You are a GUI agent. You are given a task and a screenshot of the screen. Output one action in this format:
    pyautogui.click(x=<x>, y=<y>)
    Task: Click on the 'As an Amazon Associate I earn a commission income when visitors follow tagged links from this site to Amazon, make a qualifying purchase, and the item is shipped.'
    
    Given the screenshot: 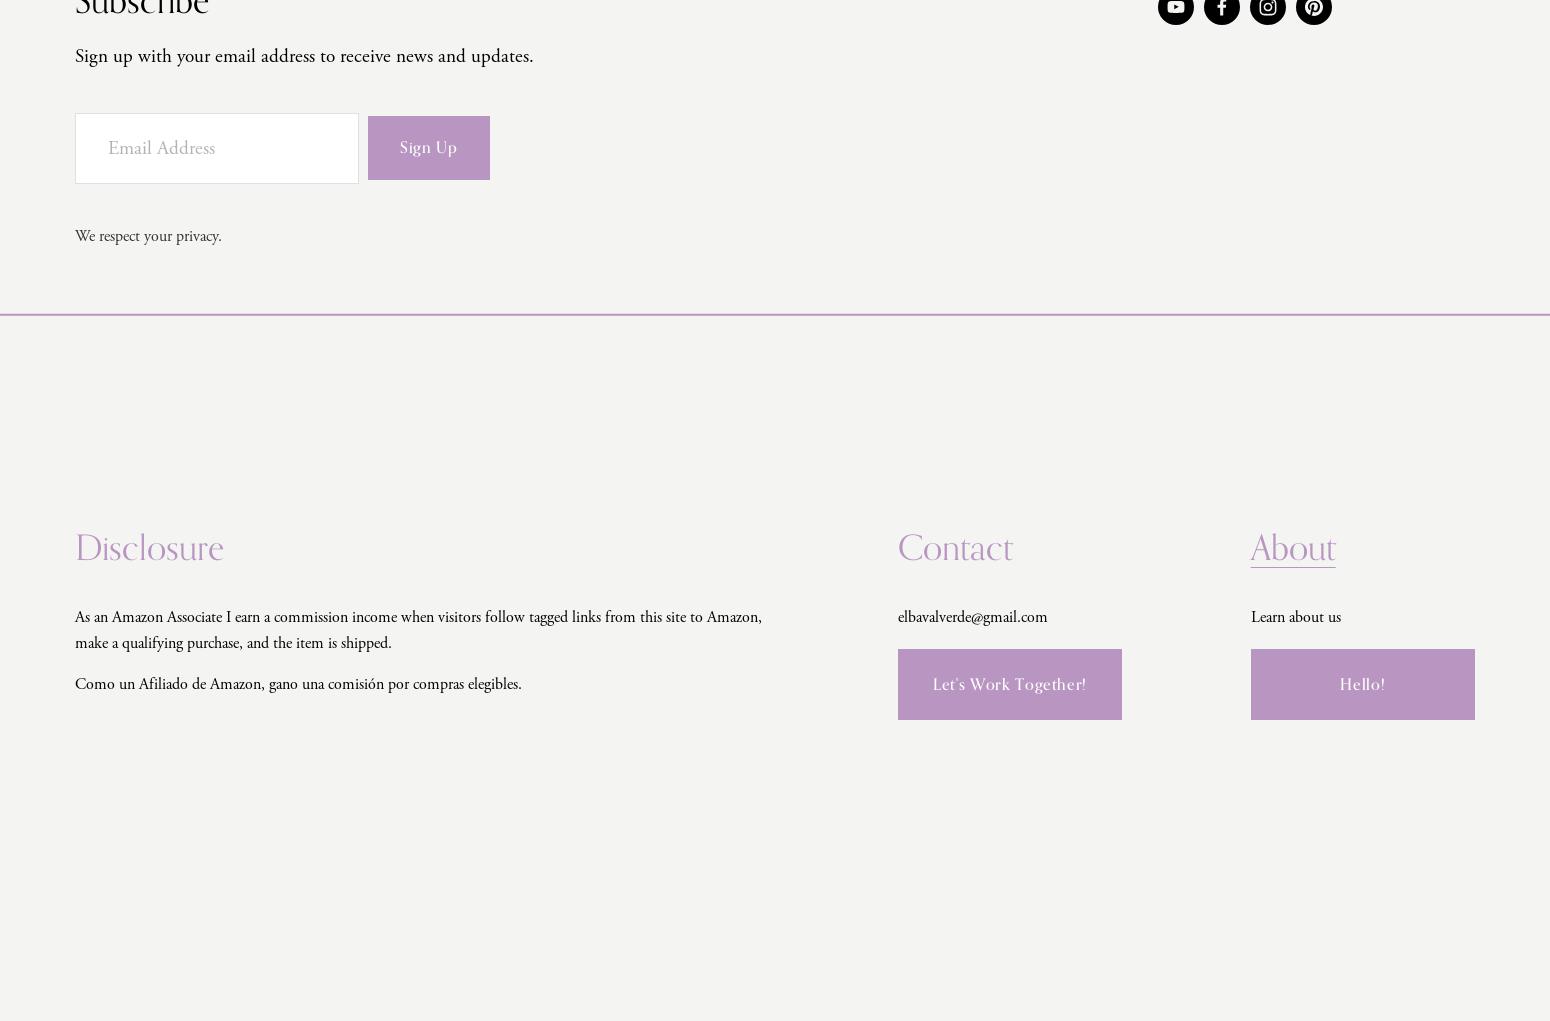 What is the action you would take?
    pyautogui.click(x=420, y=628)
    